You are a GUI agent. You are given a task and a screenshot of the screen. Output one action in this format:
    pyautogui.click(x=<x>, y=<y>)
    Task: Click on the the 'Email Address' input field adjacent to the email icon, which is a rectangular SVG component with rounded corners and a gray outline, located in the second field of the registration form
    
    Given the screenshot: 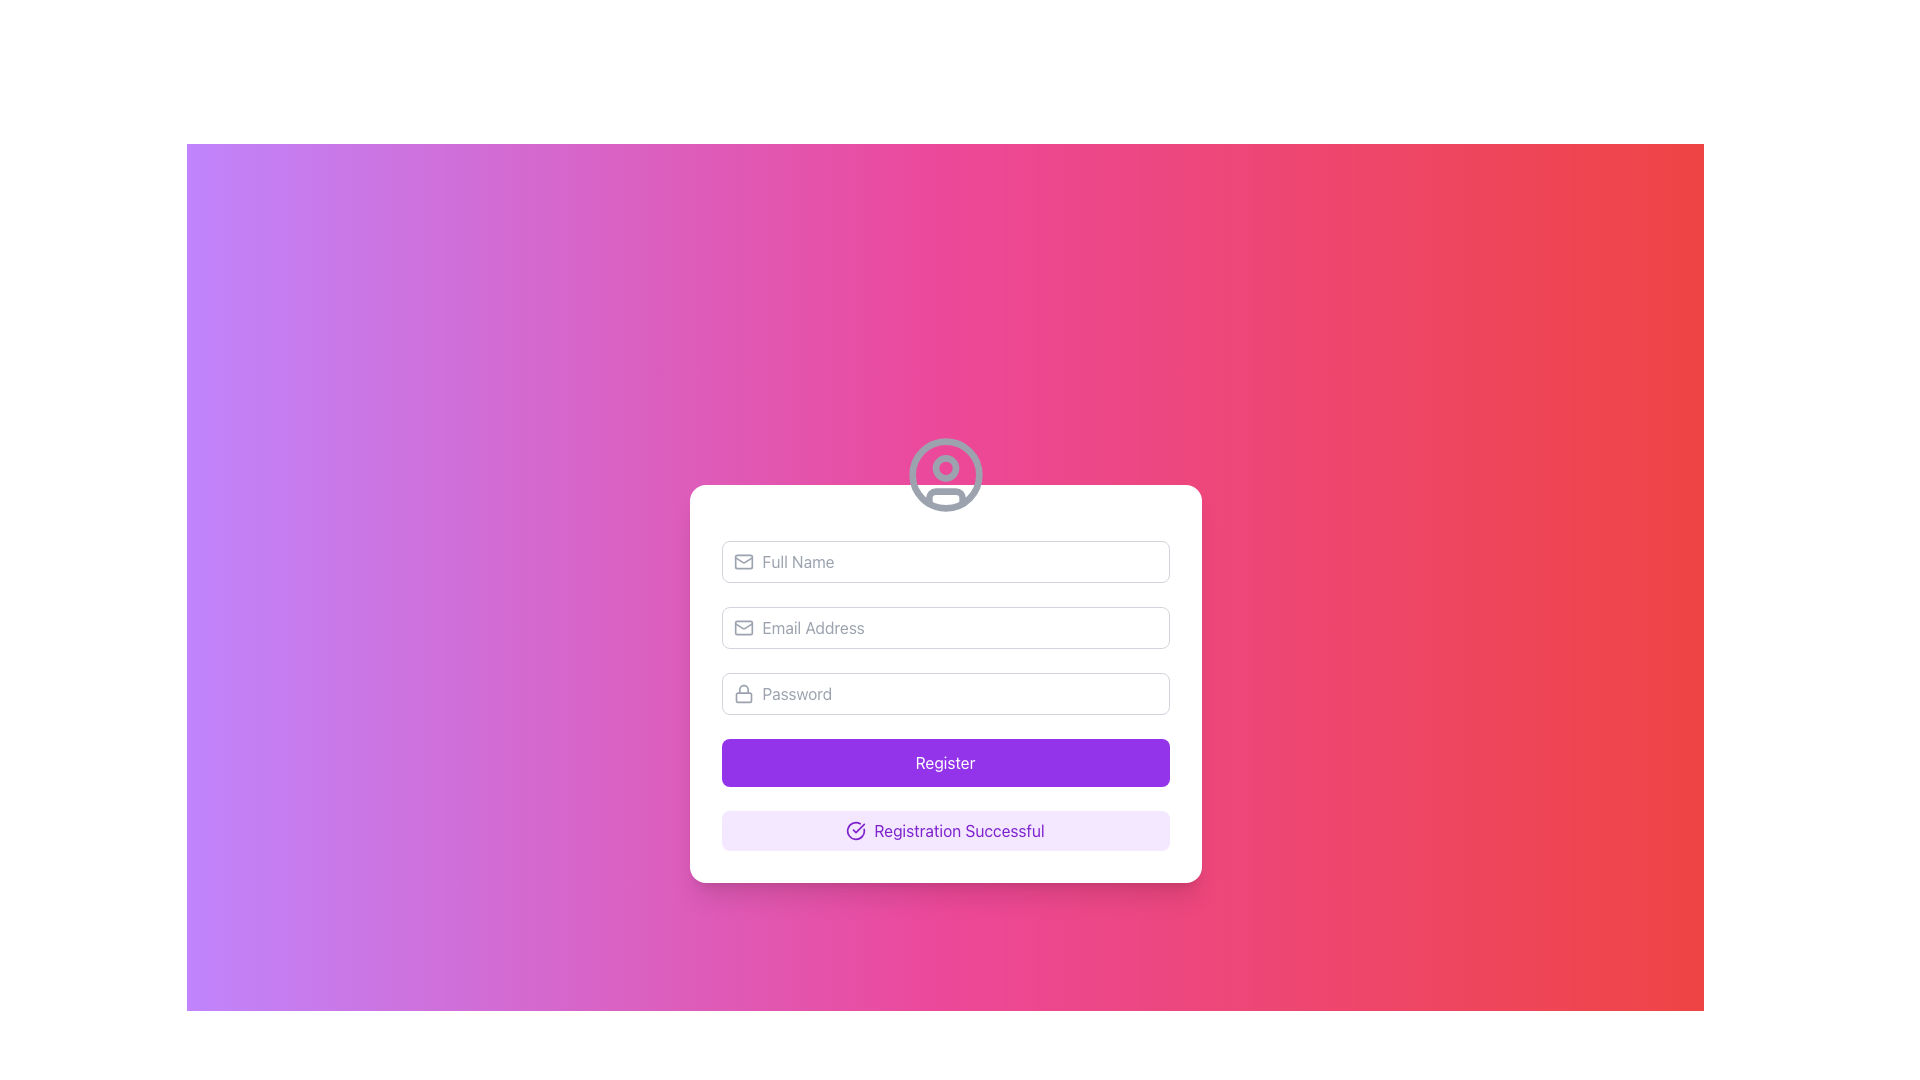 What is the action you would take?
    pyautogui.click(x=742, y=627)
    